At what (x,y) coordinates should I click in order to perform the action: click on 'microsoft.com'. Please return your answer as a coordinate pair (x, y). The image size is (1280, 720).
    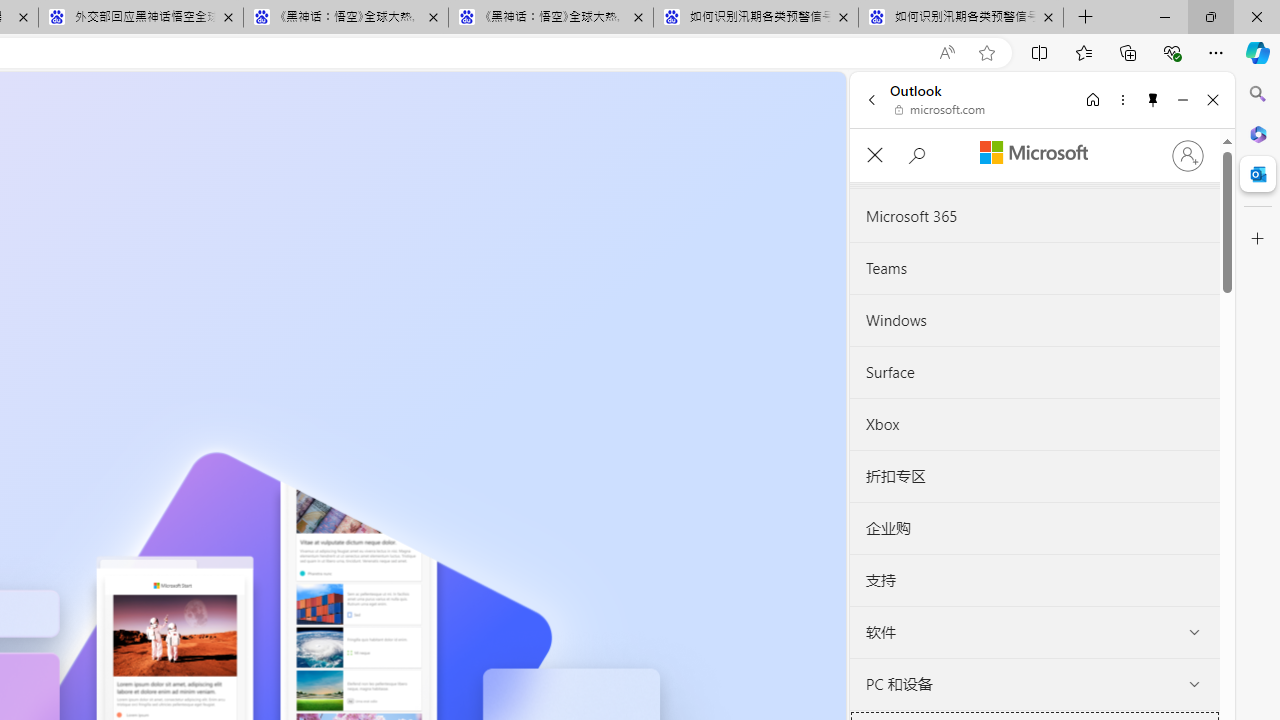
    Looking at the image, I should click on (939, 110).